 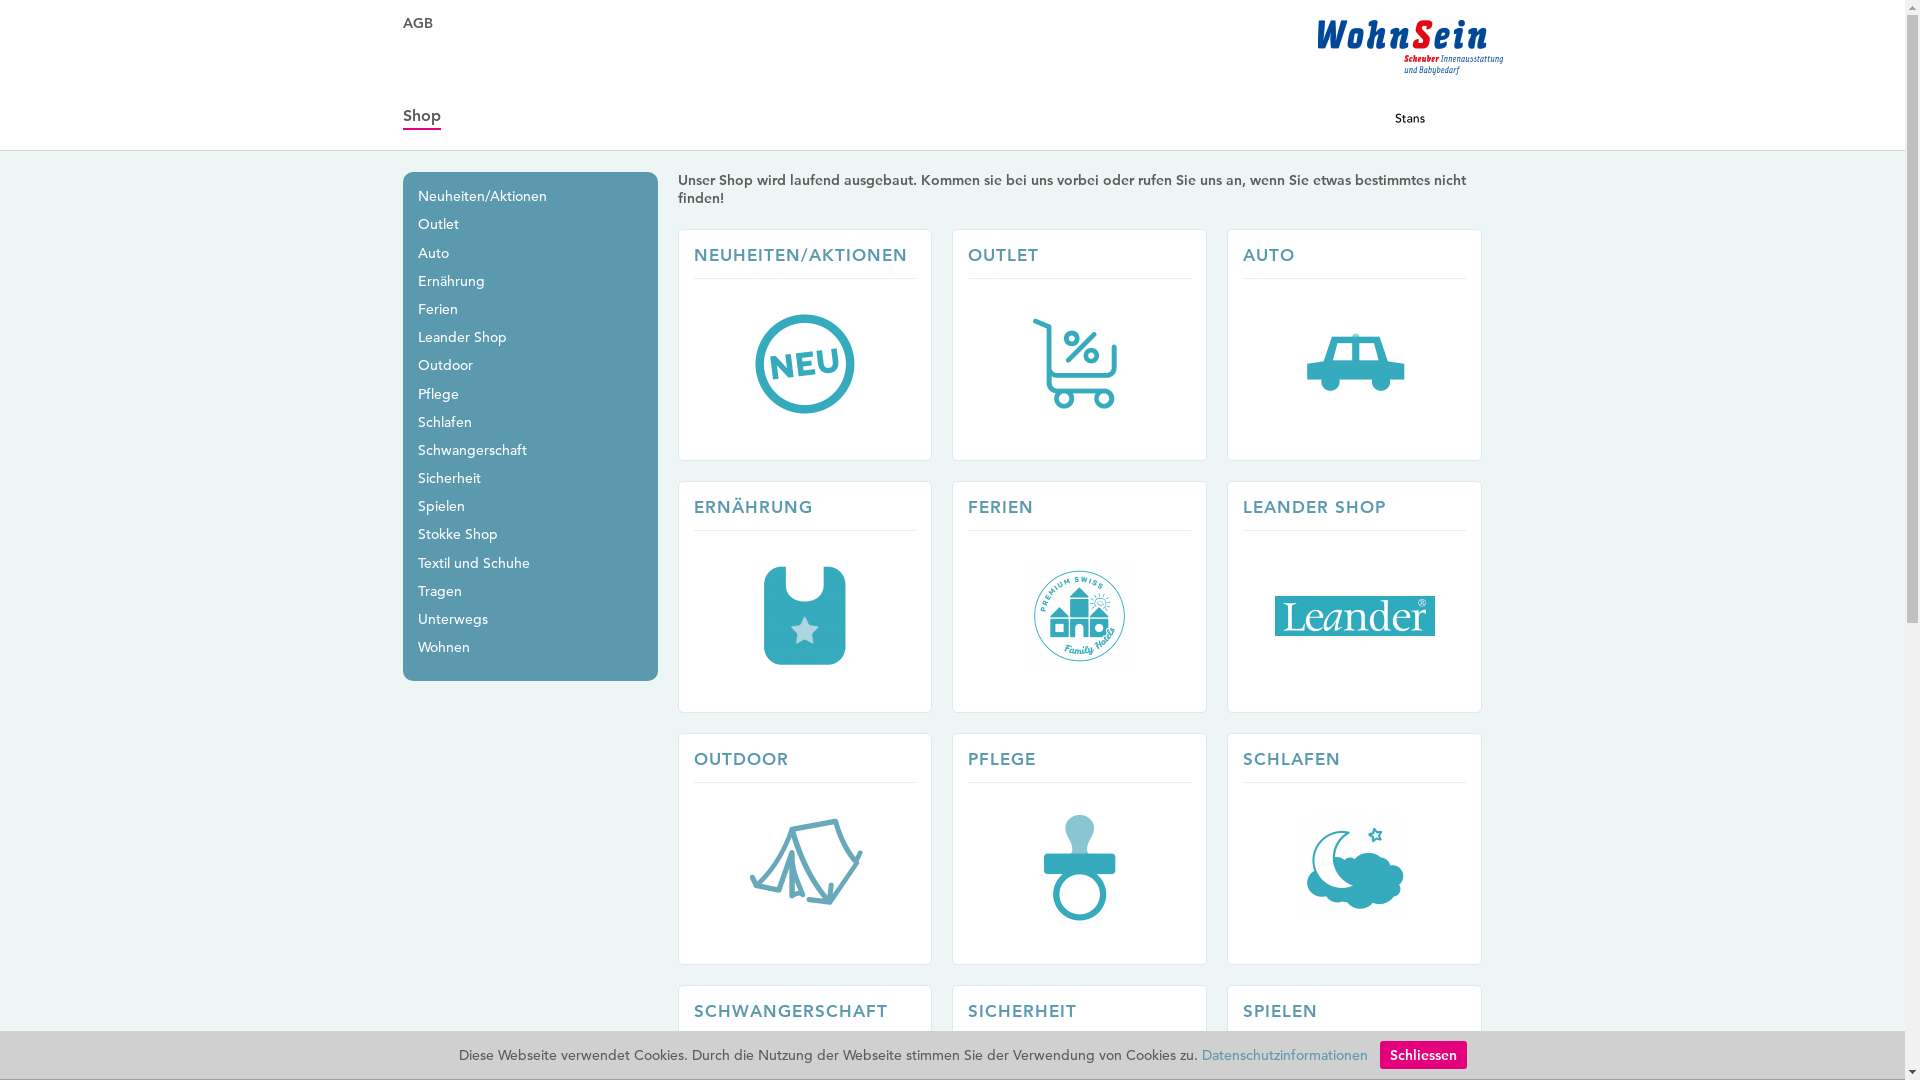 What do you see at coordinates (448, 478) in the screenshot?
I see `'Sicherheit'` at bounding box center [448, 478].